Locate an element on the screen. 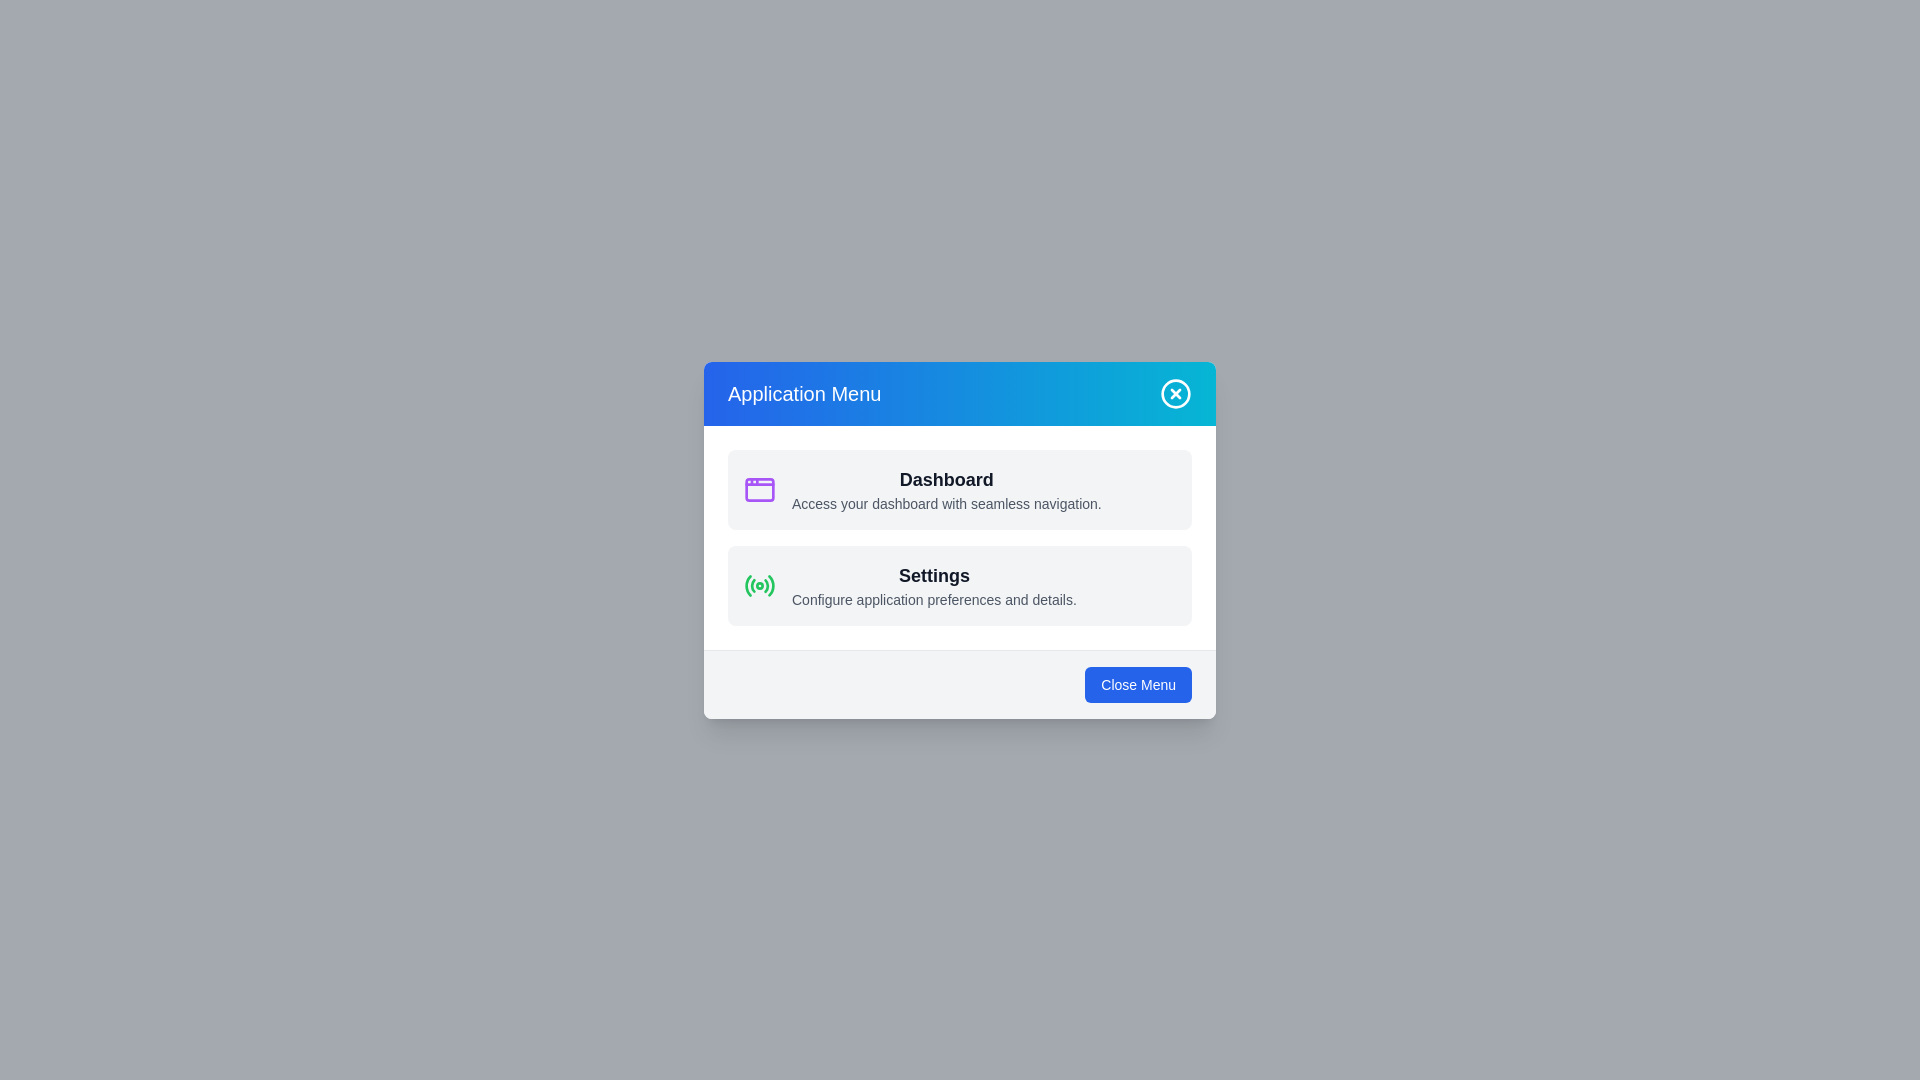 This screenshot has width=1920, height=1080. the menu item Settings from the menu is located at coordinates (960, 585).